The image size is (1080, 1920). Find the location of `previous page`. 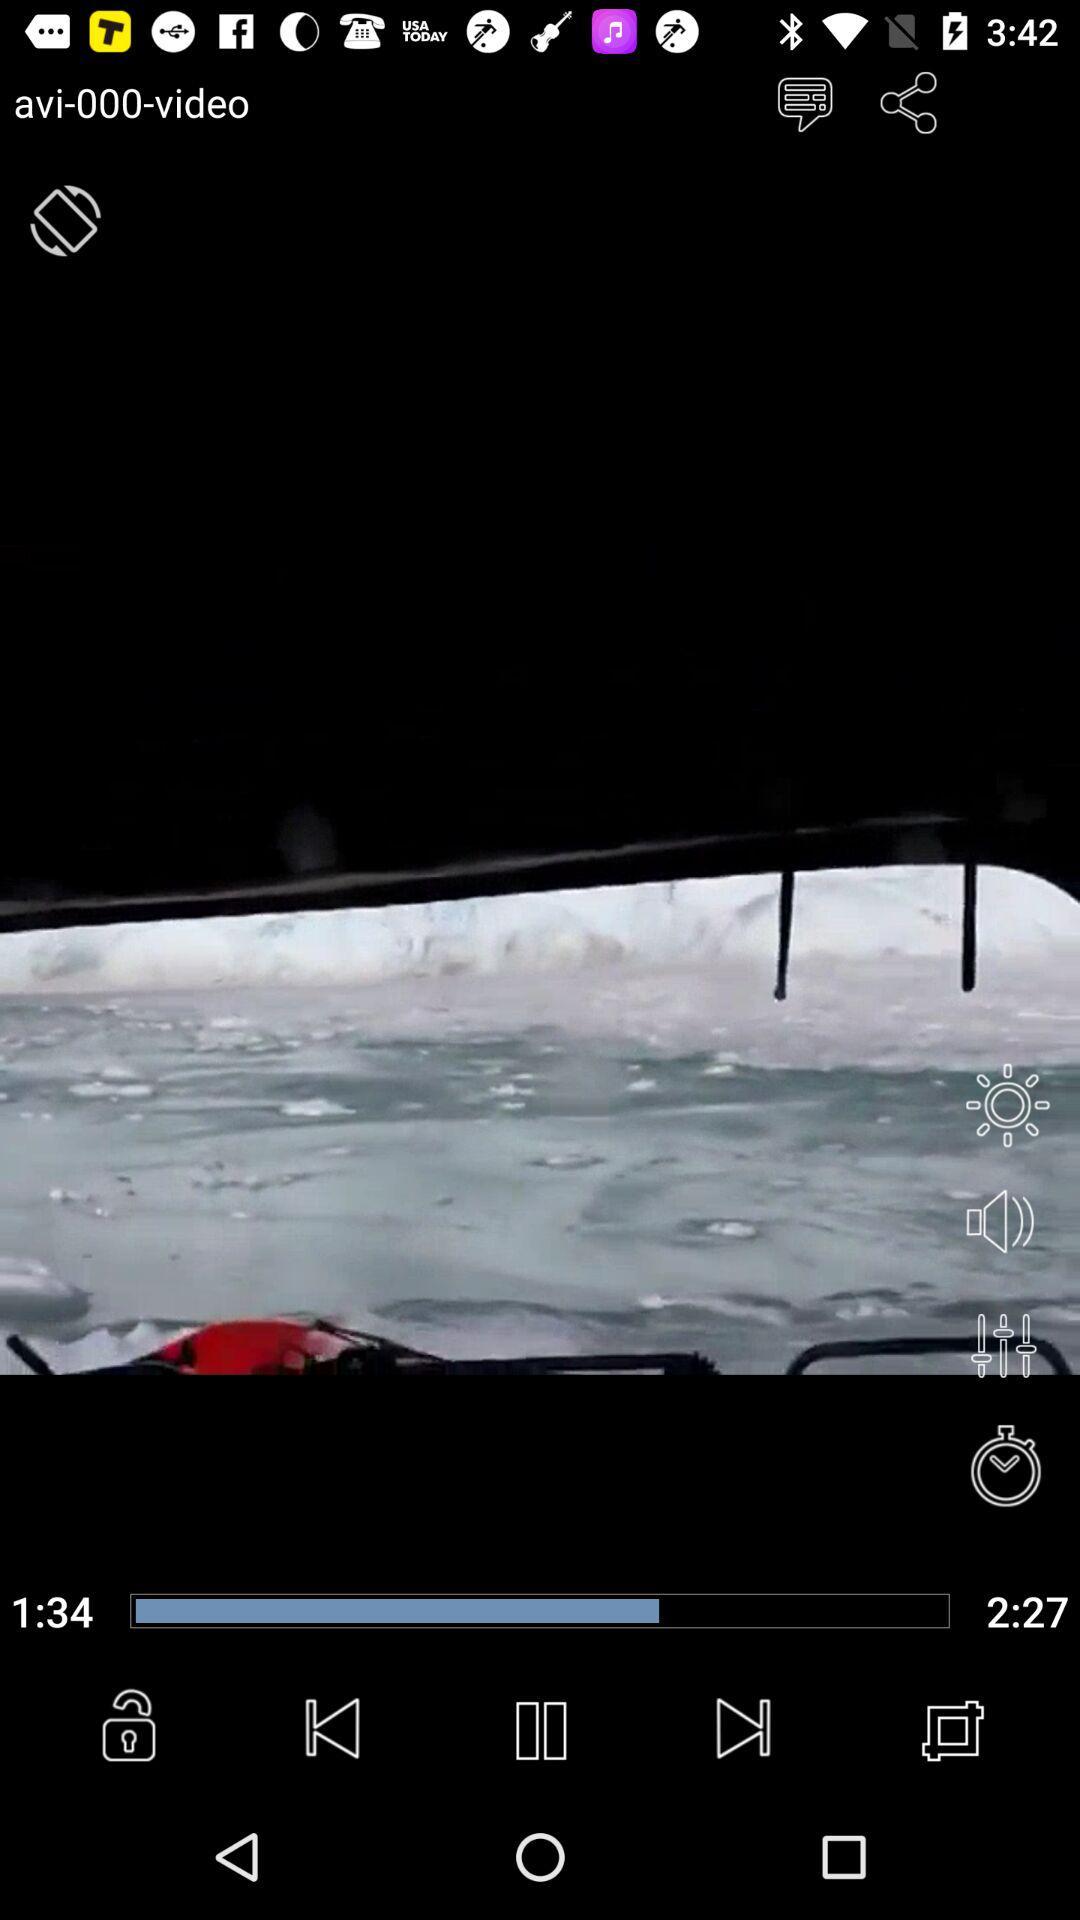

previous page is located at coordinates (333, 1730).